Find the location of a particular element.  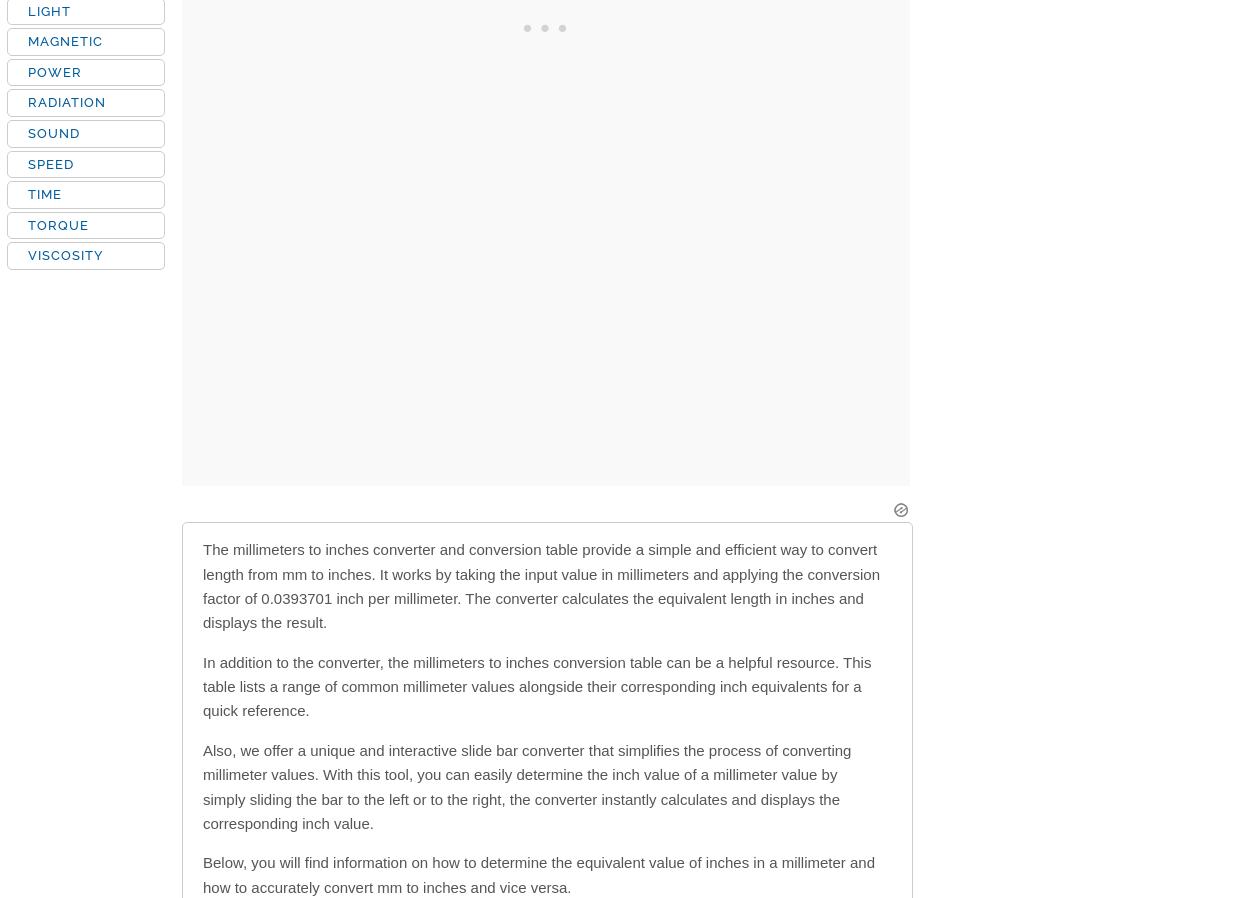

'SPEED' is located at coordinates (28, 162).